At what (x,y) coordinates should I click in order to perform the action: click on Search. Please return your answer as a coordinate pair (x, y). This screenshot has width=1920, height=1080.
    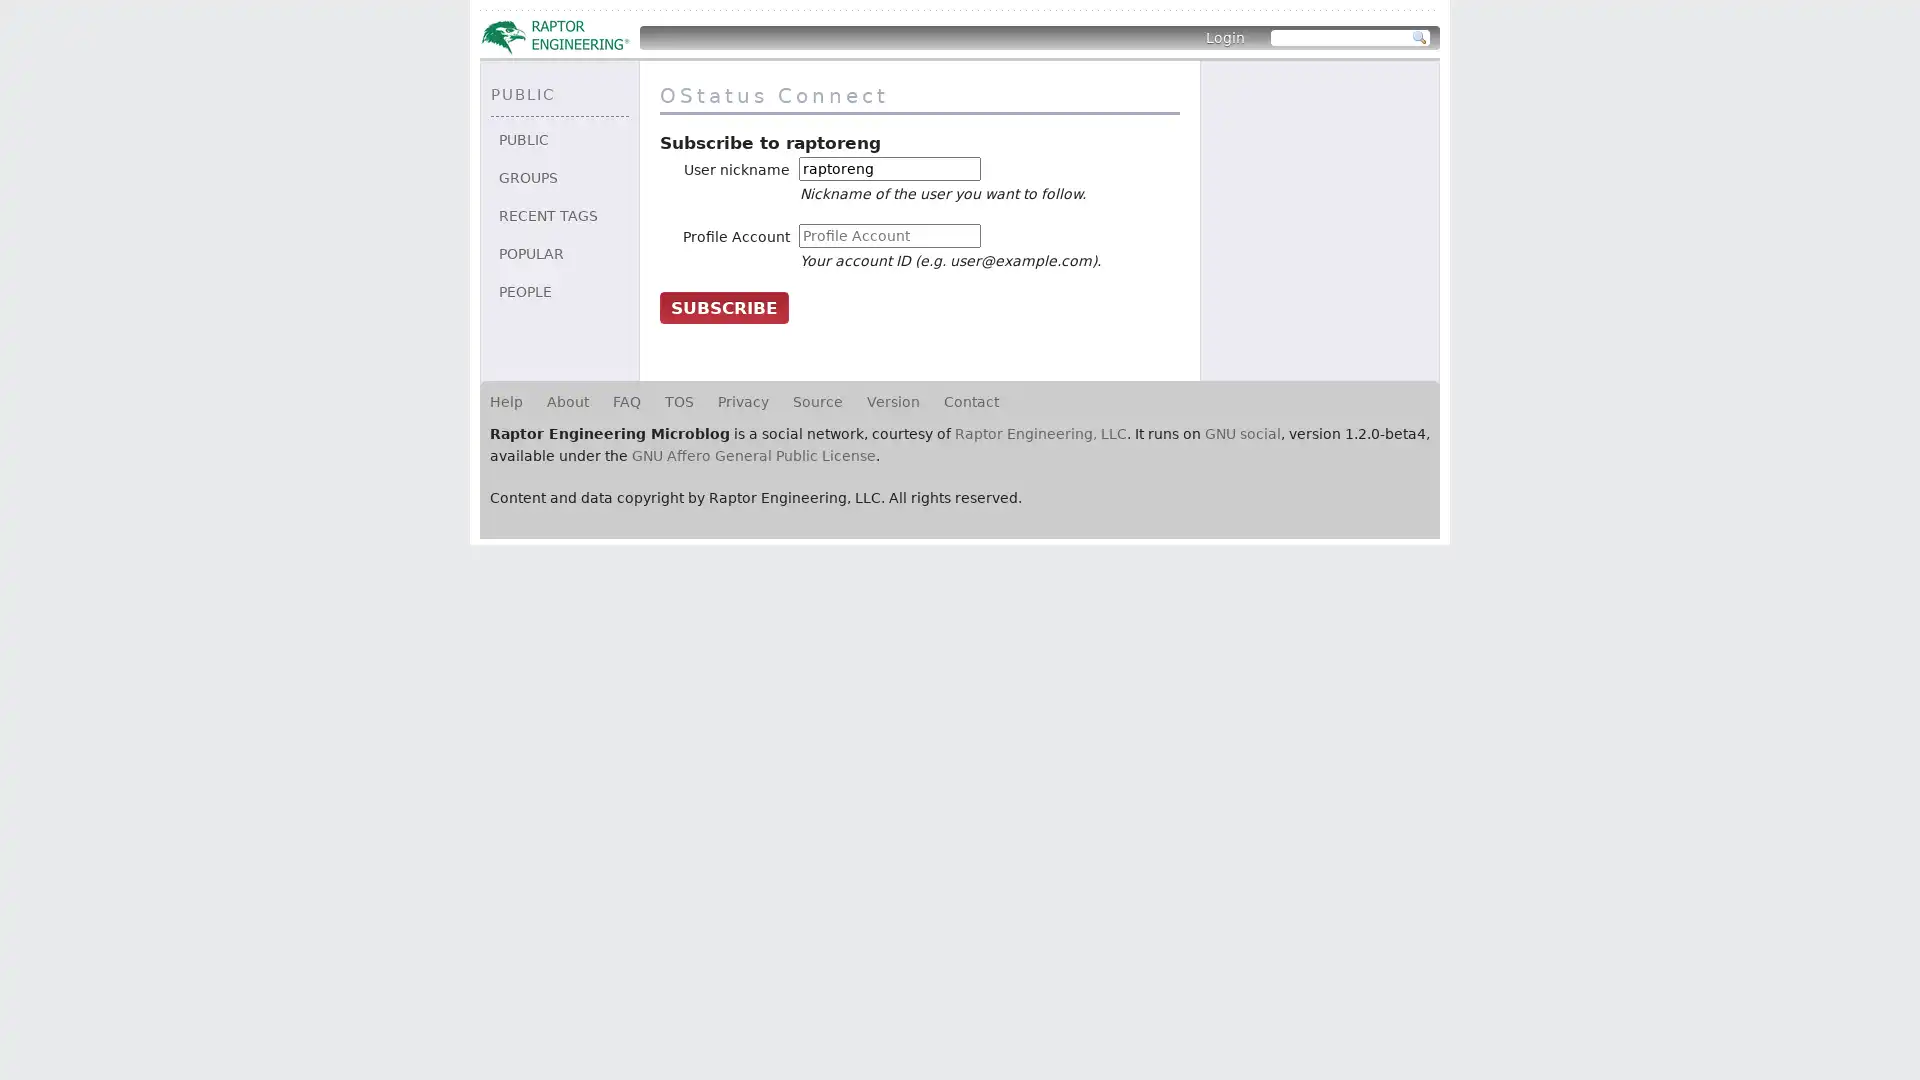
    Looking at the image, I should click on (1419, 38).